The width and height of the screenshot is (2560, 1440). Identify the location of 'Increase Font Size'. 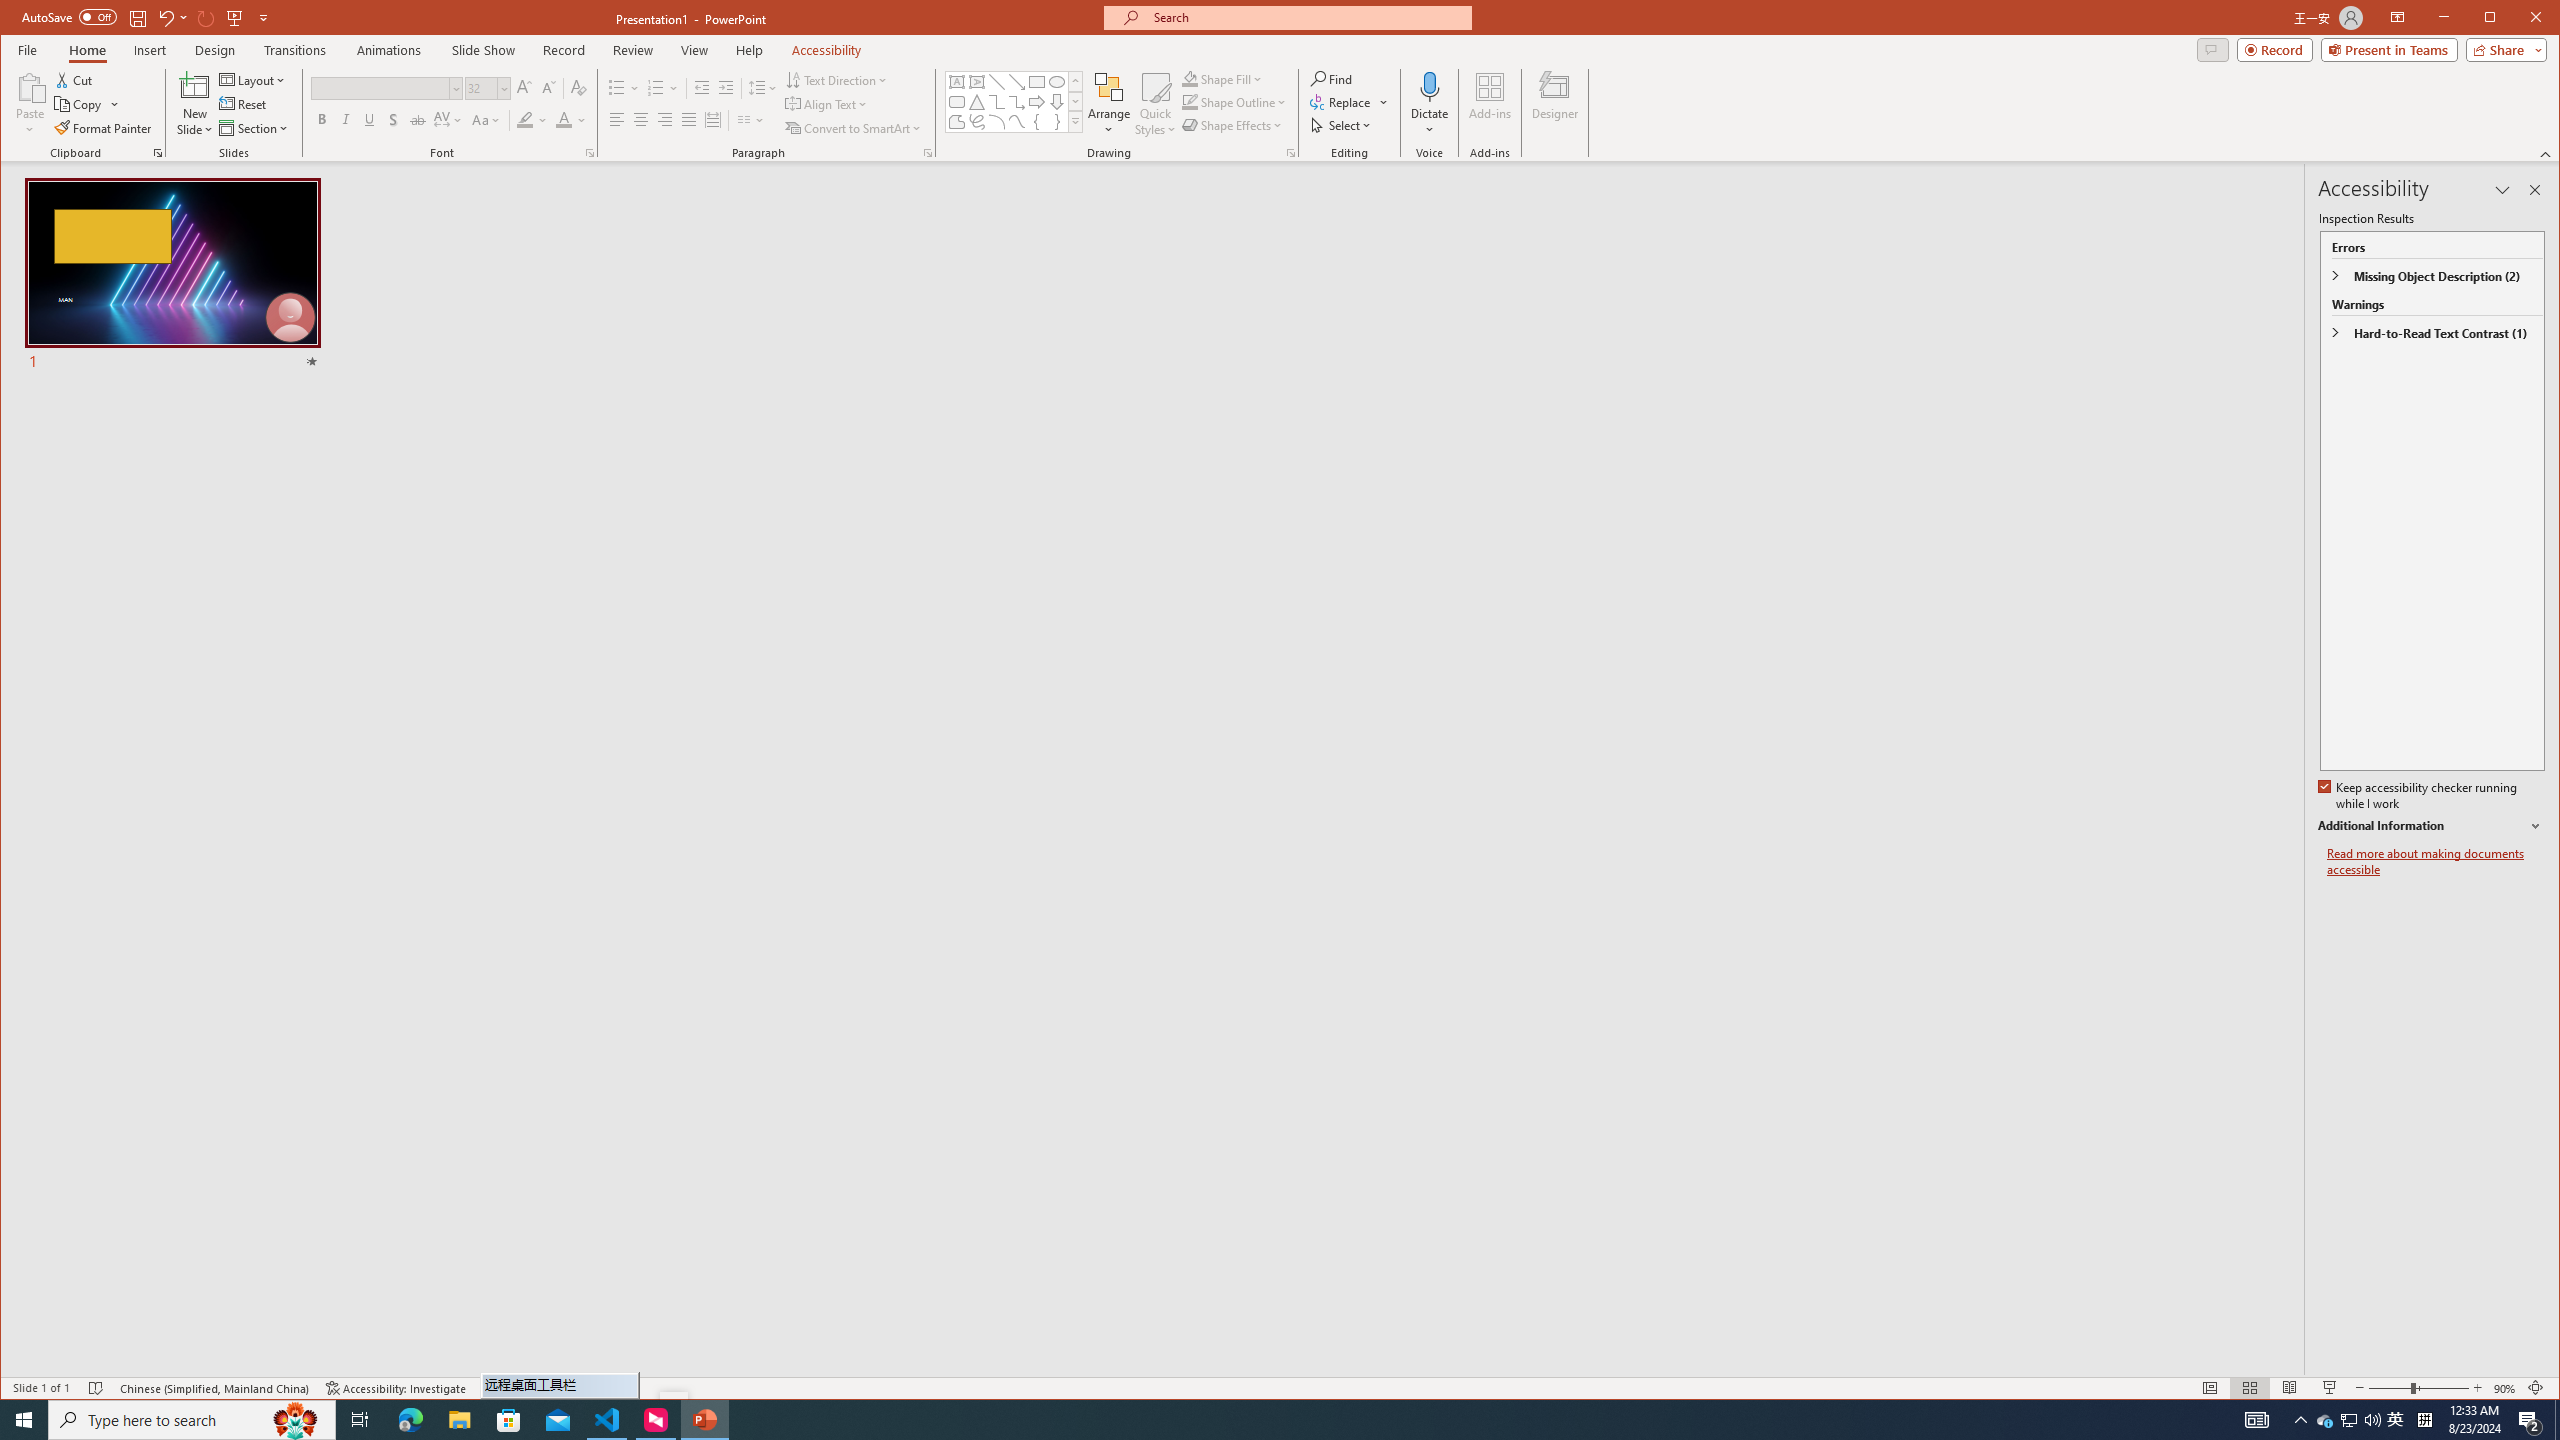
(522, 87).